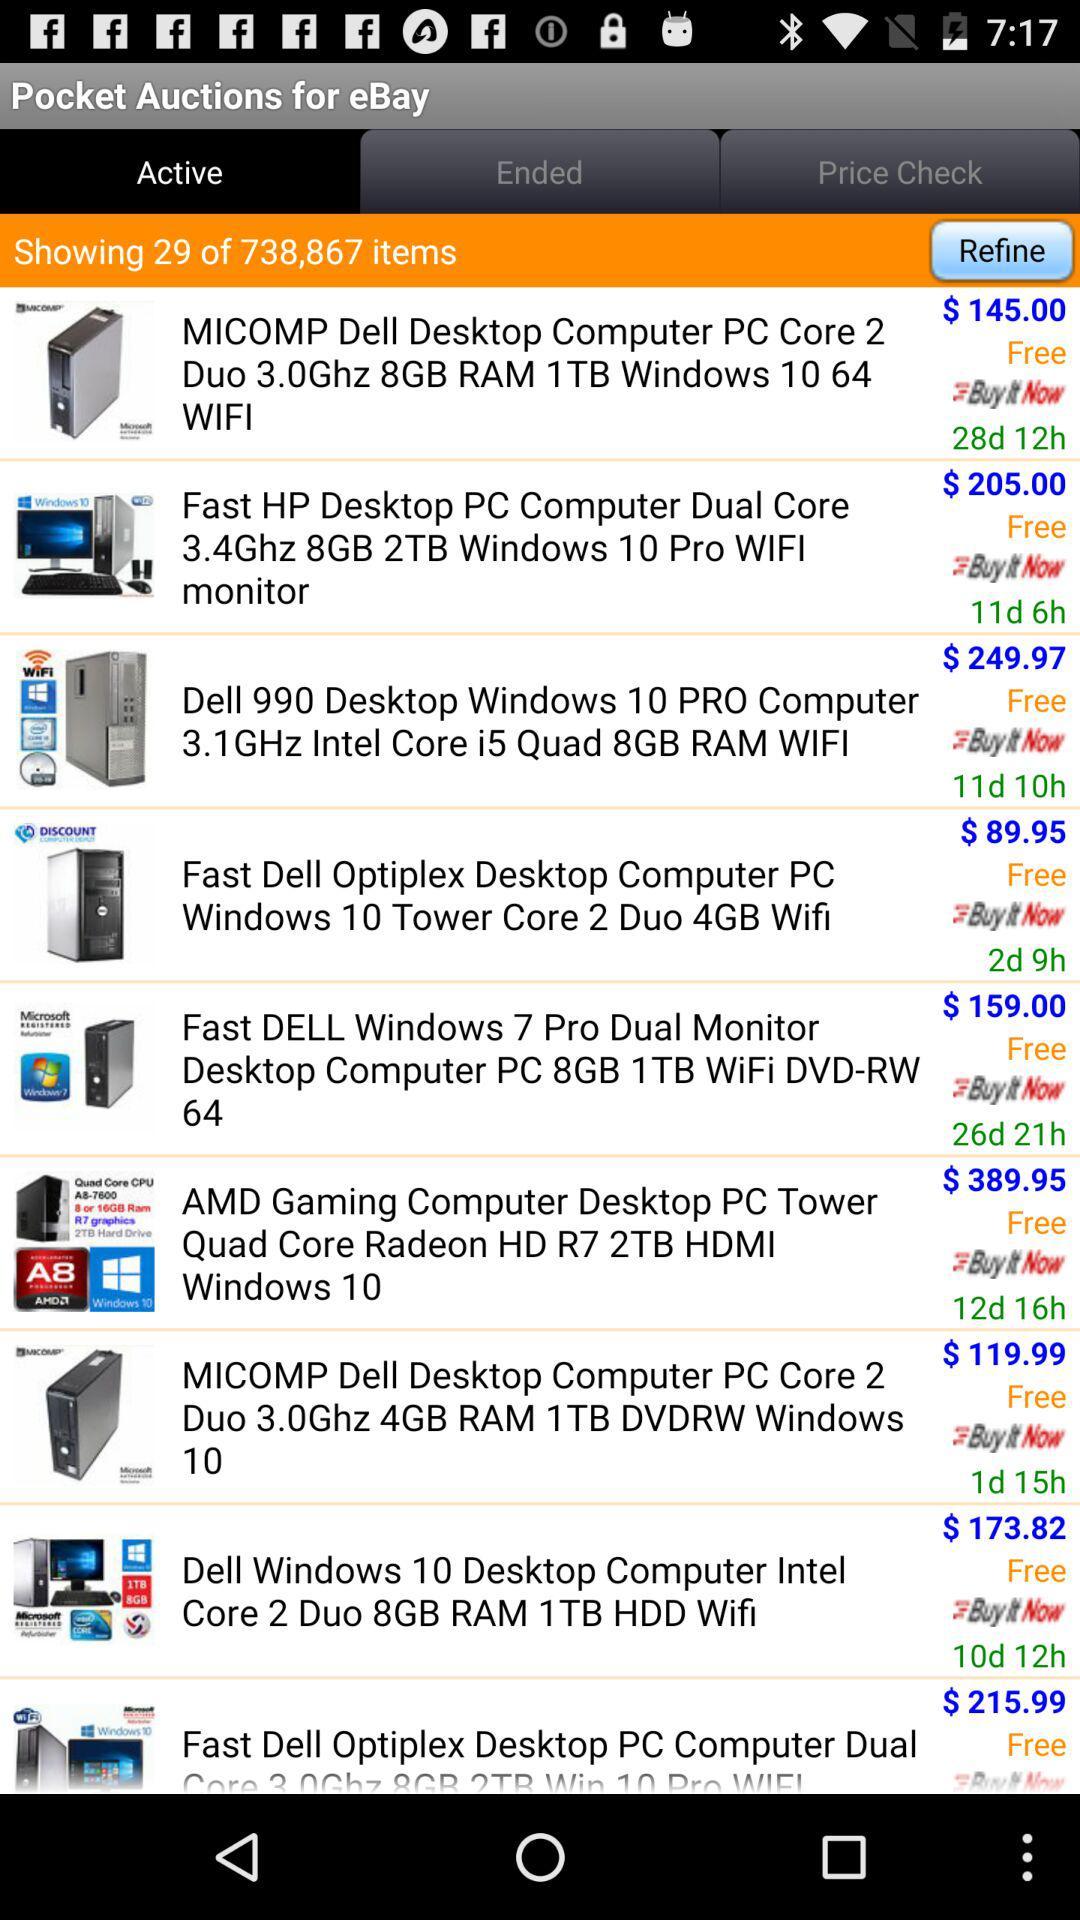 This screenshot has height=1920, width=1080. What do you see at coordinates (1009, 1306) in the screenshot?
I see `the 12d 16h item` at bounding box center [1009, 1306].